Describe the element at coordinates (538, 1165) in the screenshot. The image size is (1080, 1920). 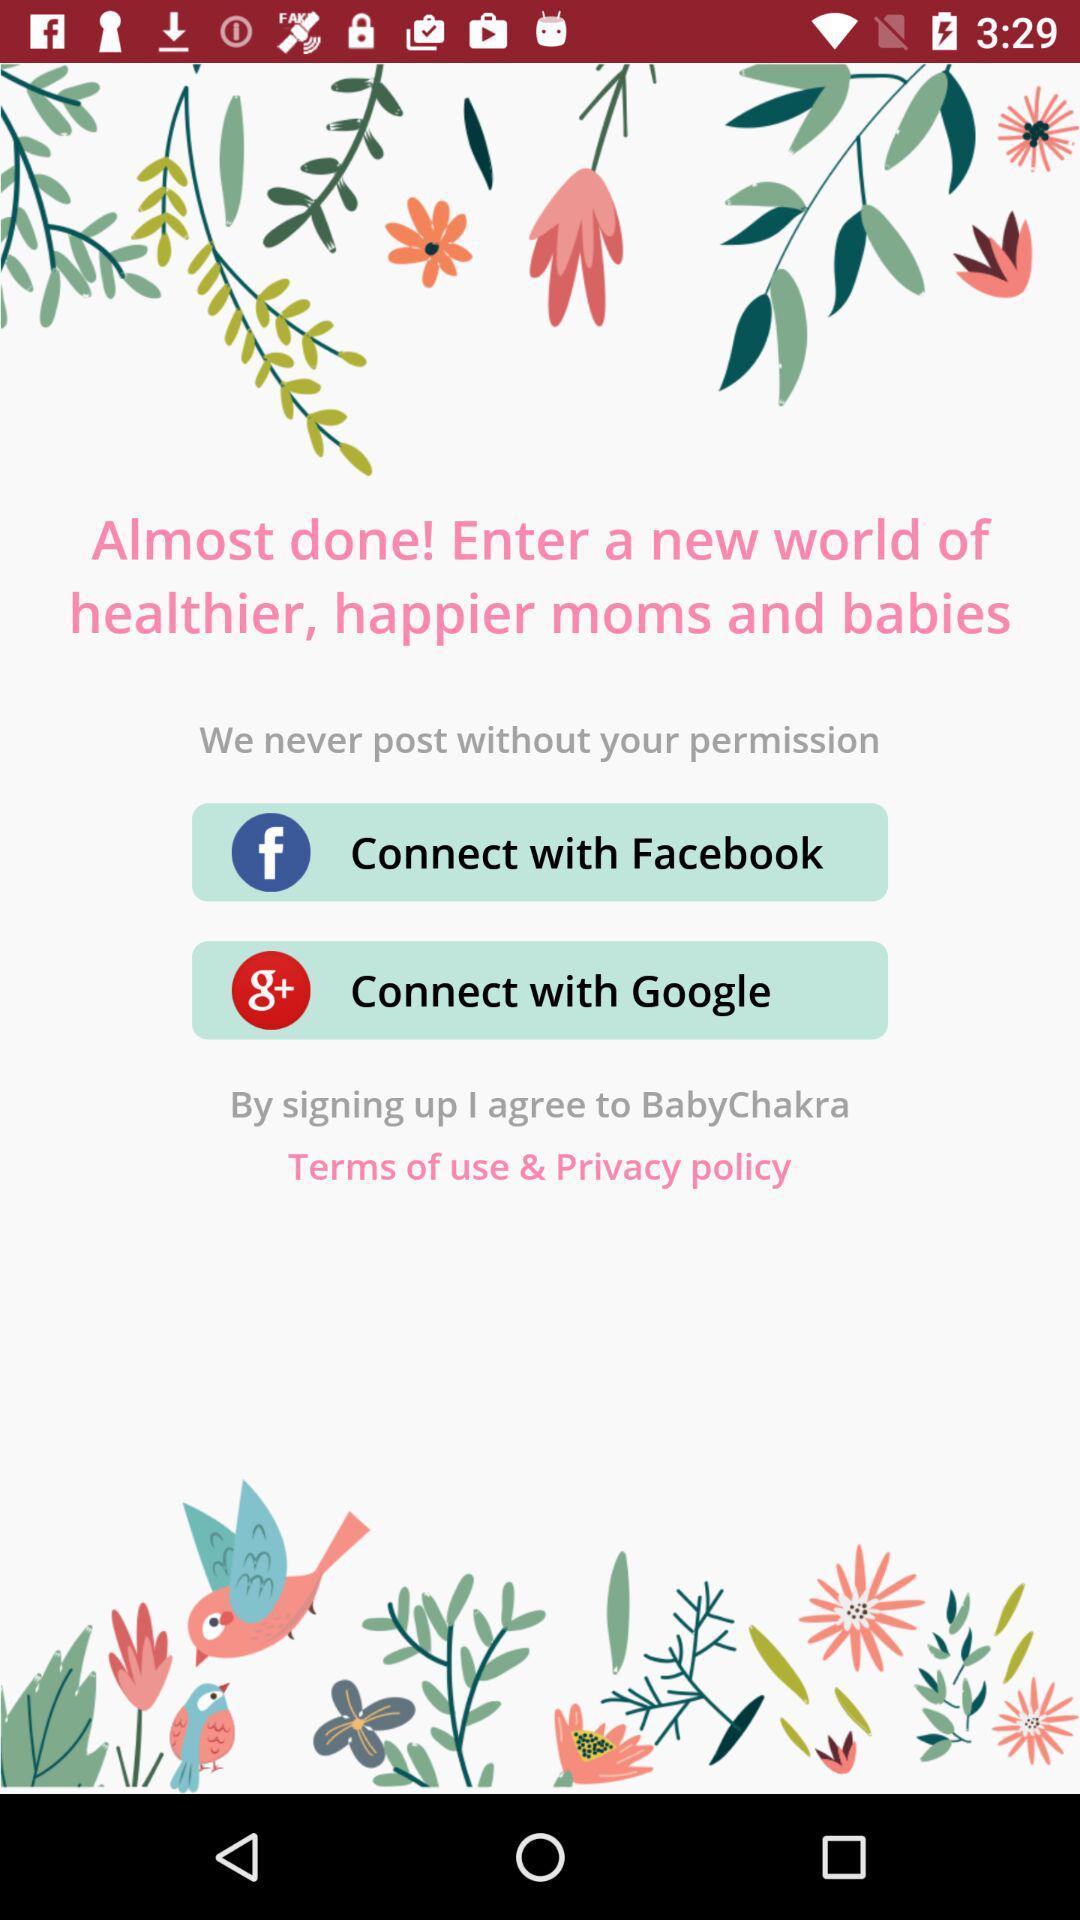
I see `terms of use icon` at that location.